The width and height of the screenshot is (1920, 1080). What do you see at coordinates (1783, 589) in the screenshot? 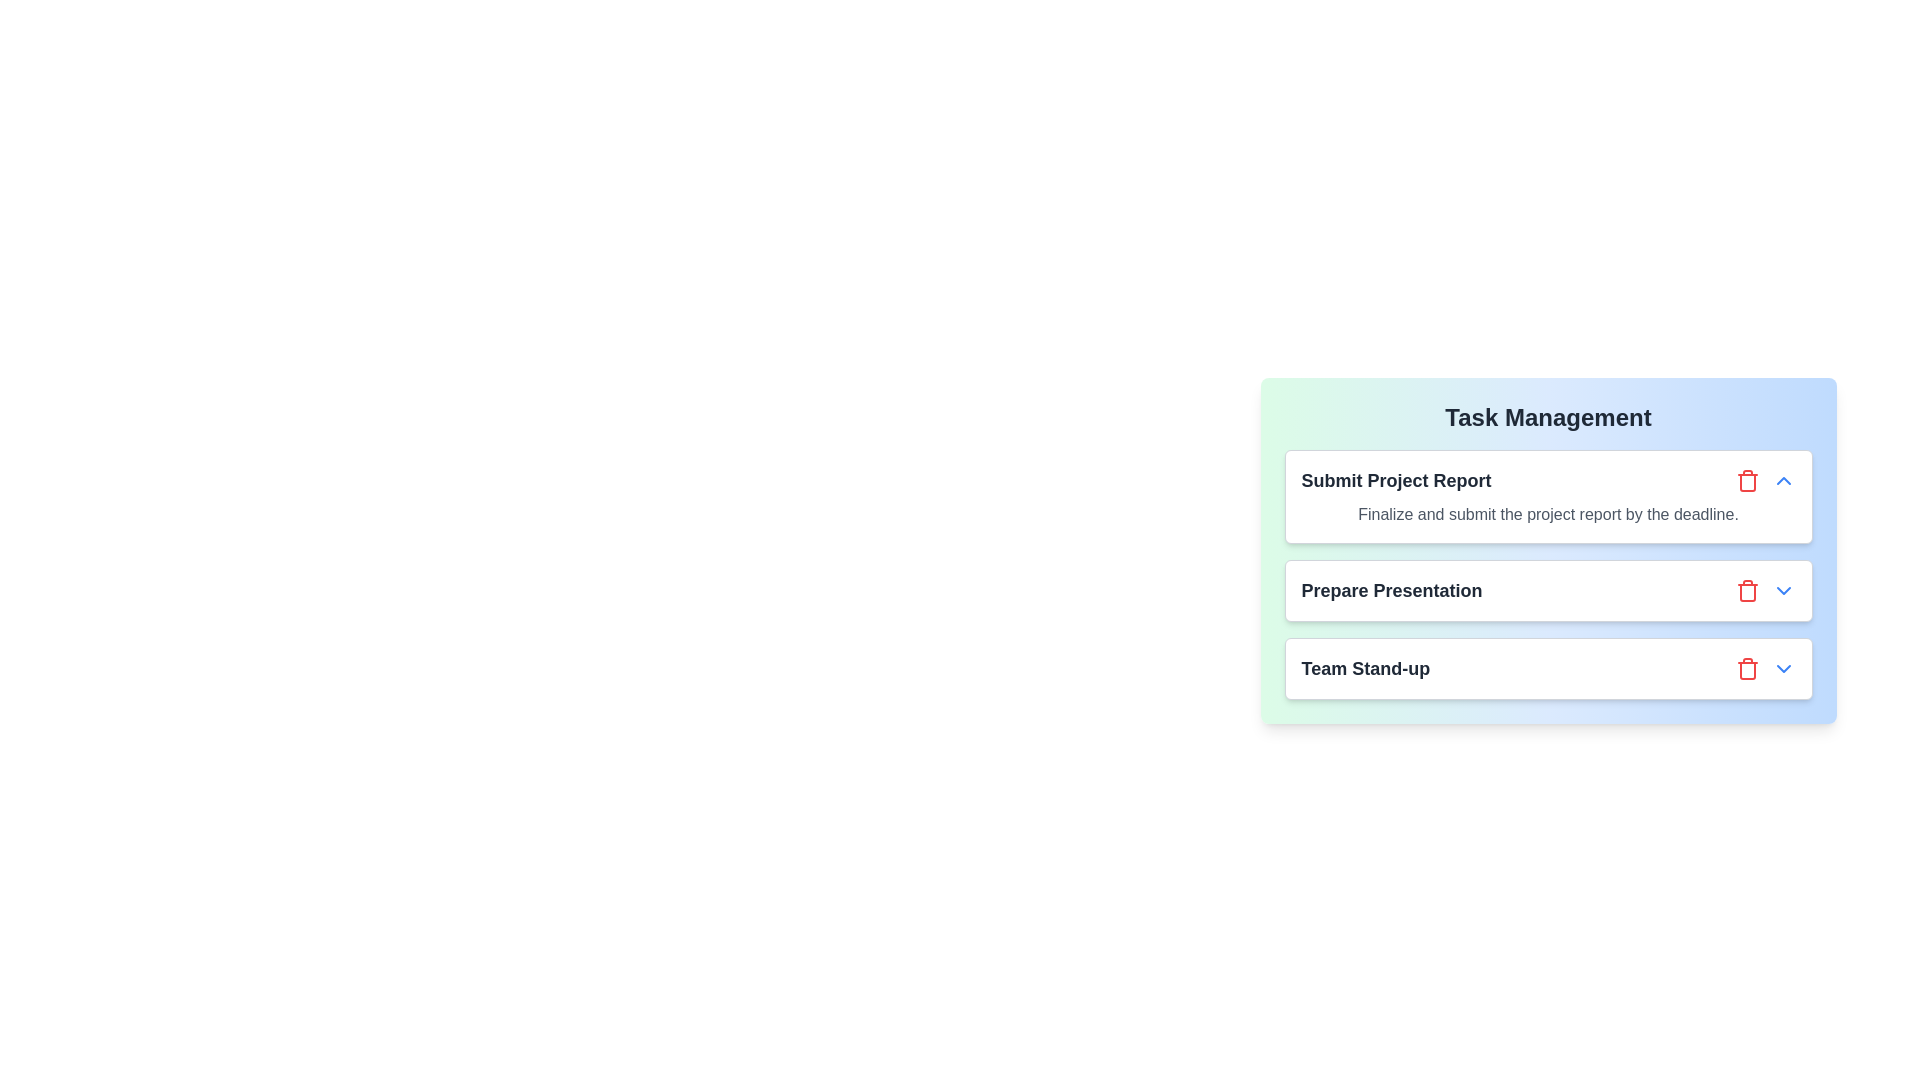
I see `the Dropdown toggle button located to the far right of the 'Prepare Presentation' task entry` at bounding box center [1783, 589].